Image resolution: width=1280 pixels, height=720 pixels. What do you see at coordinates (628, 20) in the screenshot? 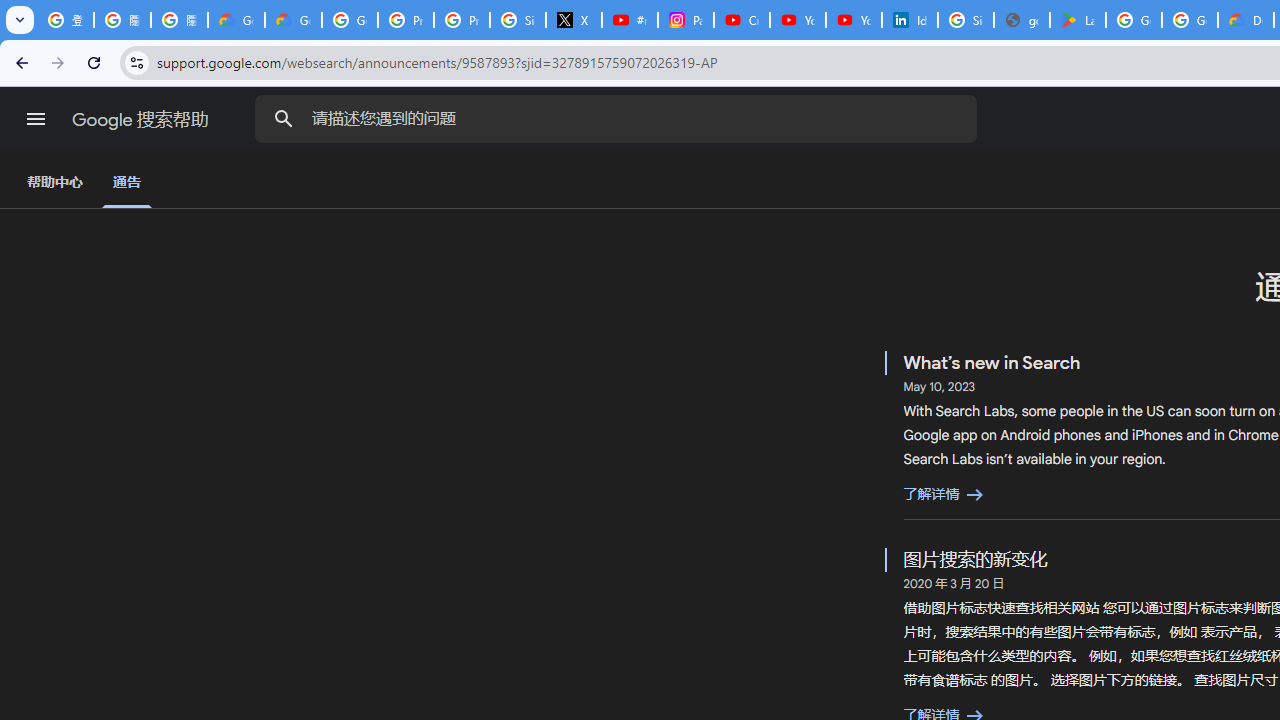
I see `'#nbabasketballhighlights - YouTube'` at bounding box center [628, 20].